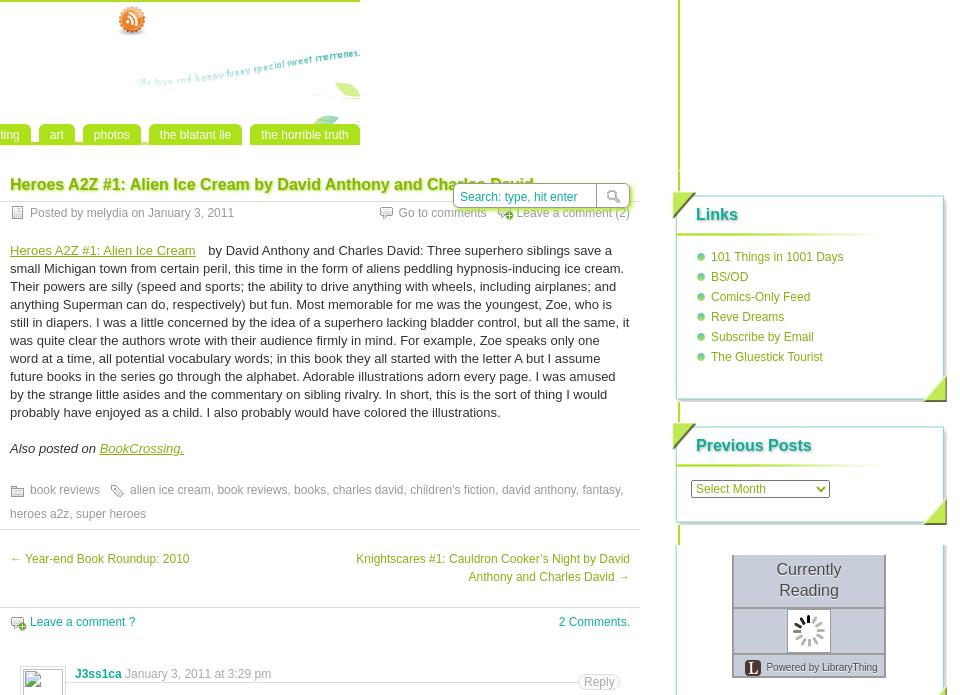 The width and height of the screenshot is (960, 695). I want to click on 'BS/OD', so click(710, 276).